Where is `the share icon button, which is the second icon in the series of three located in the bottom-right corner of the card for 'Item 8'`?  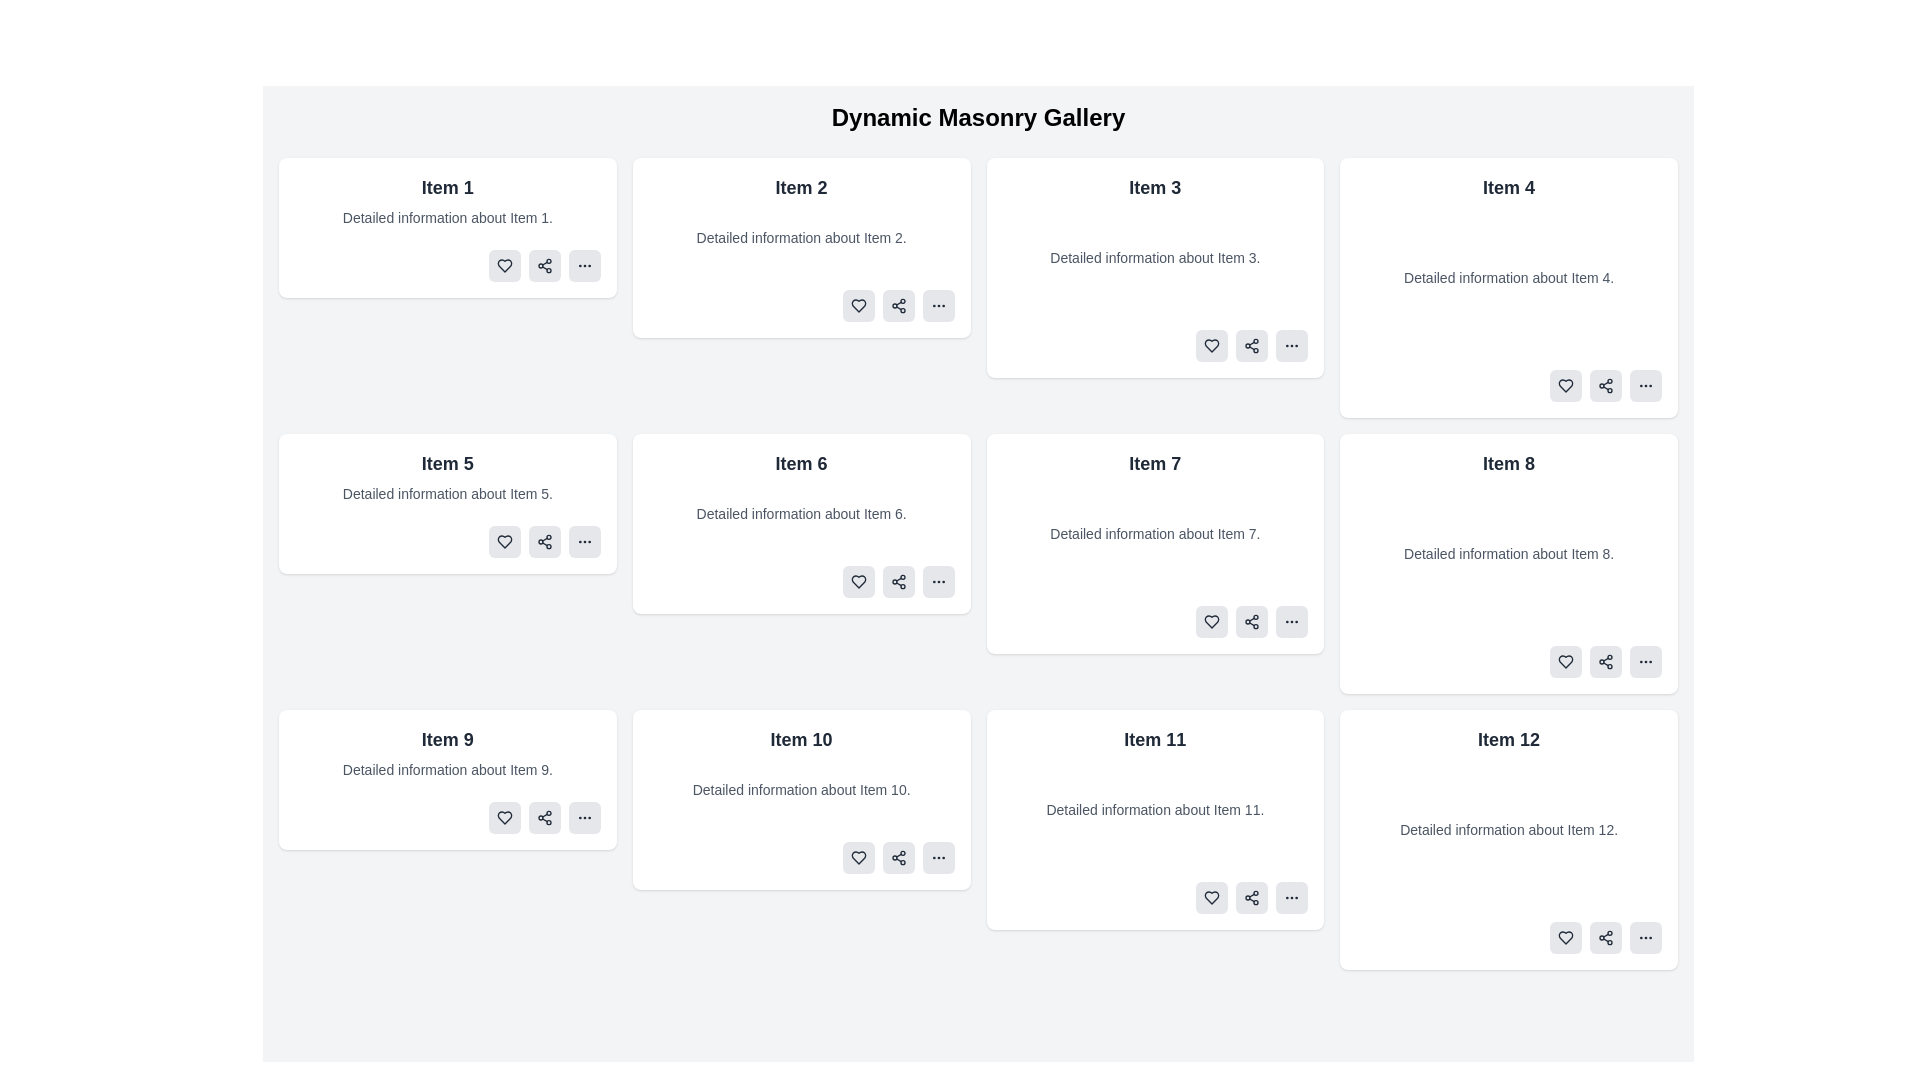 the share icon button, which is the second icon in the series of three located in the bottom-right corner of the card for 'Item 8' is located at coordinates (1606, 662).